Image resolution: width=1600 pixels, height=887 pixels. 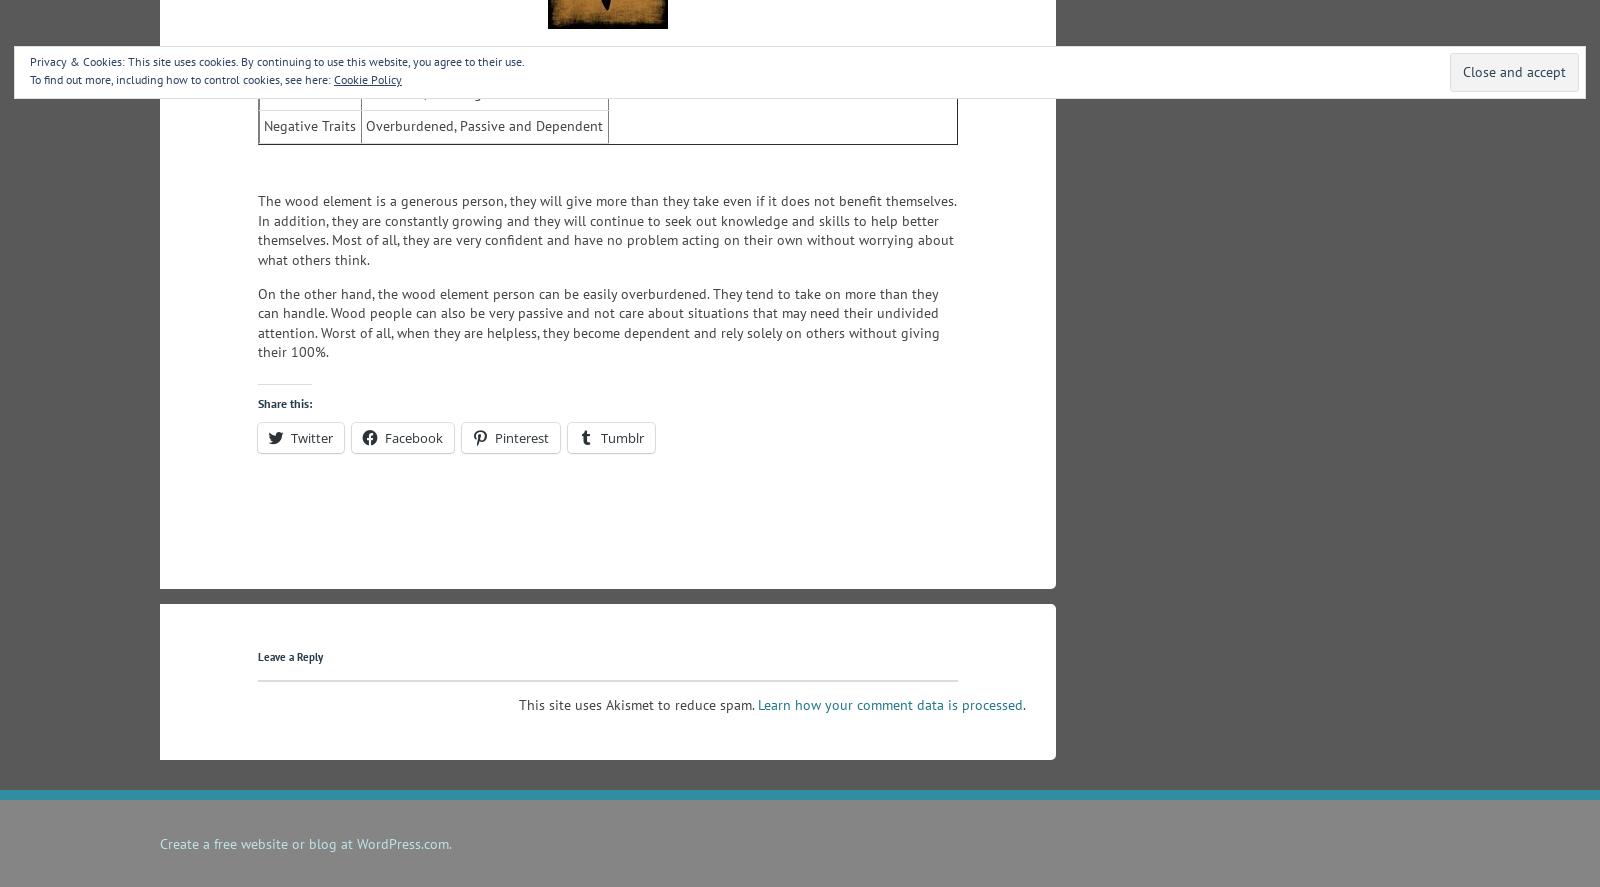 What do you see at coordinates (341, 51) in the screenshot?
I see `'Wood Element Personality'` at bounding box center [341, 51].